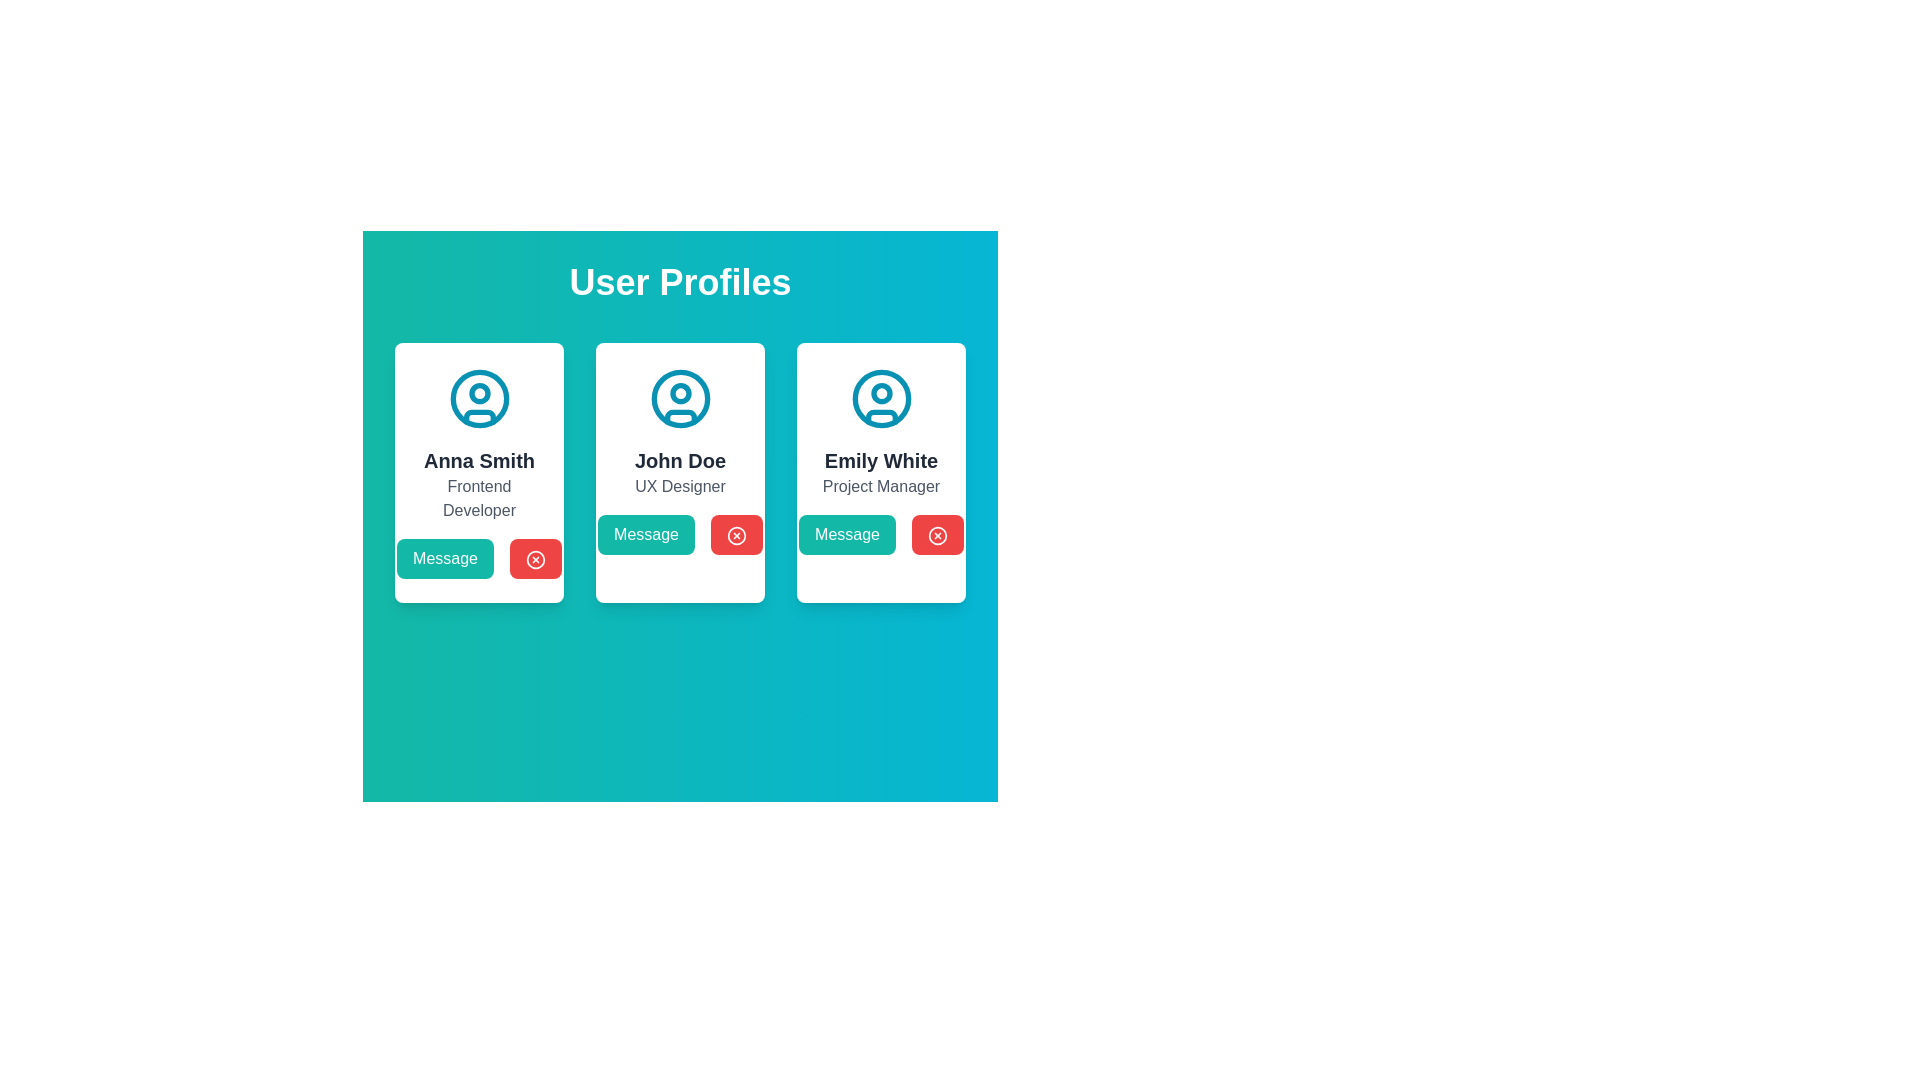 This screenshot has height=1080, width=1920. Describe the element at coordinates (680, 473) in the screenshot. I see `the profile card UI component displaying user details, located in the center column between 'Anna Smith' and 'Emily White'` at that location.